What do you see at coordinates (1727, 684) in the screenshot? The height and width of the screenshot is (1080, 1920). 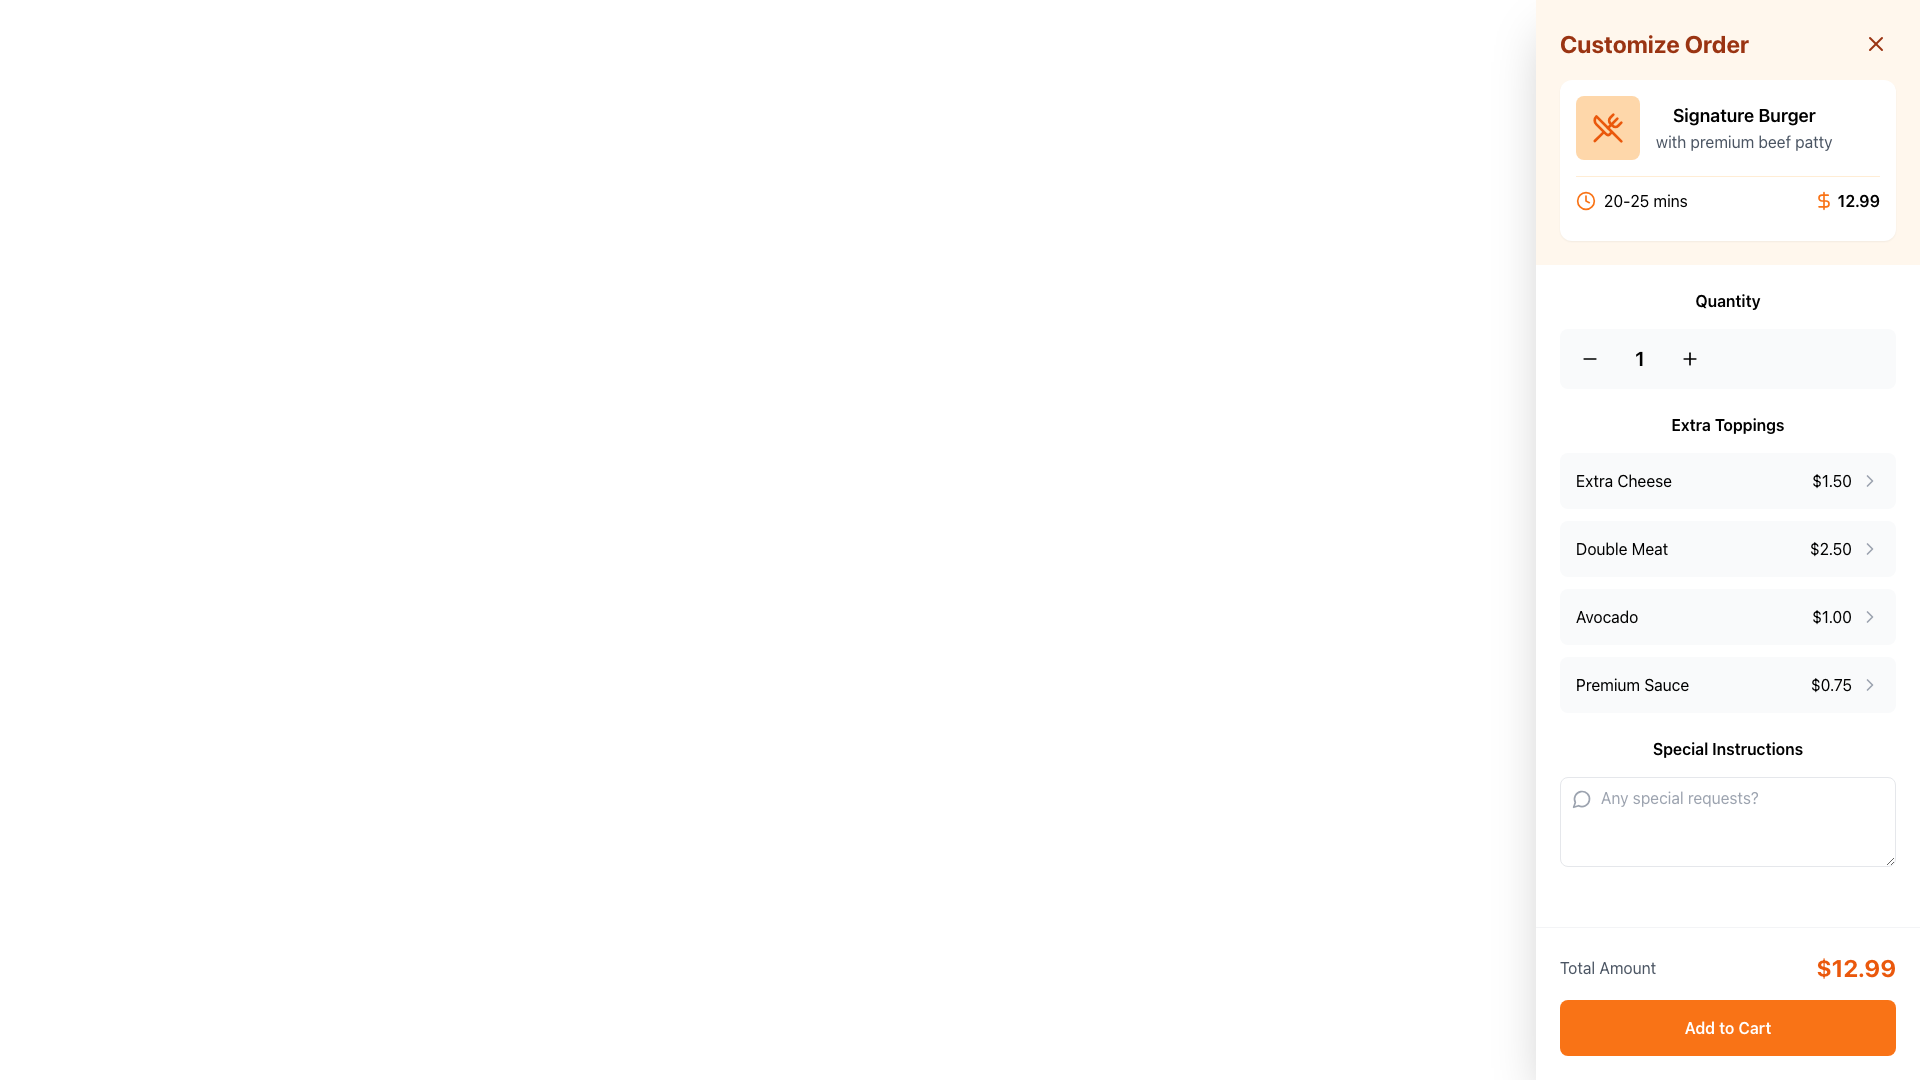 I see `the 'Premium Sauce' list item, which is the fourth item under 'Extra Toppings' displaying the price '$0.75' on the right` at bounding box center [1727, 684].